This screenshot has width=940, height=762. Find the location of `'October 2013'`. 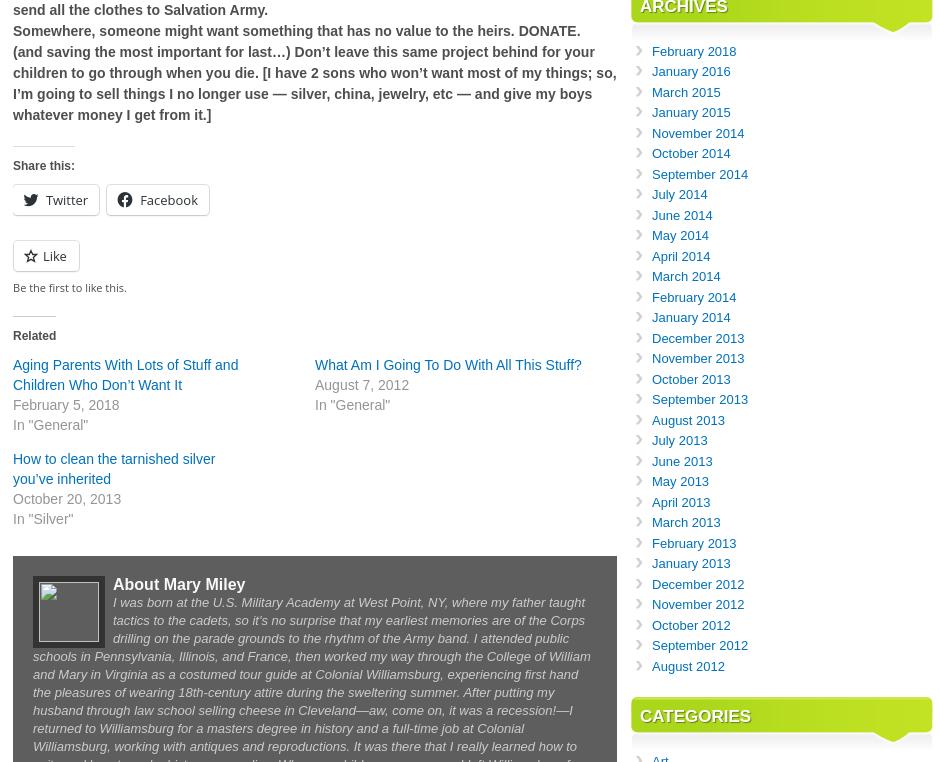

'October 2013' is located at coordinates (689, 378).